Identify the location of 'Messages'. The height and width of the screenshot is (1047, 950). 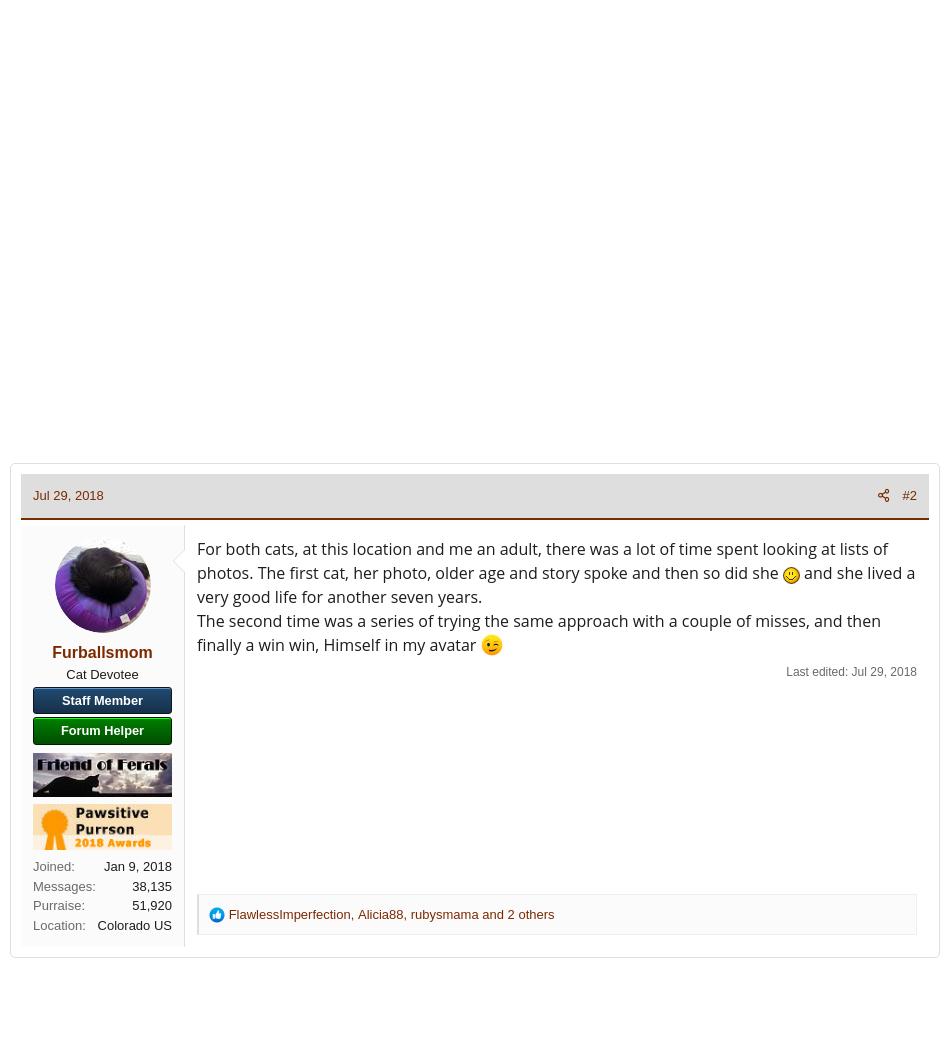
(62, 884).